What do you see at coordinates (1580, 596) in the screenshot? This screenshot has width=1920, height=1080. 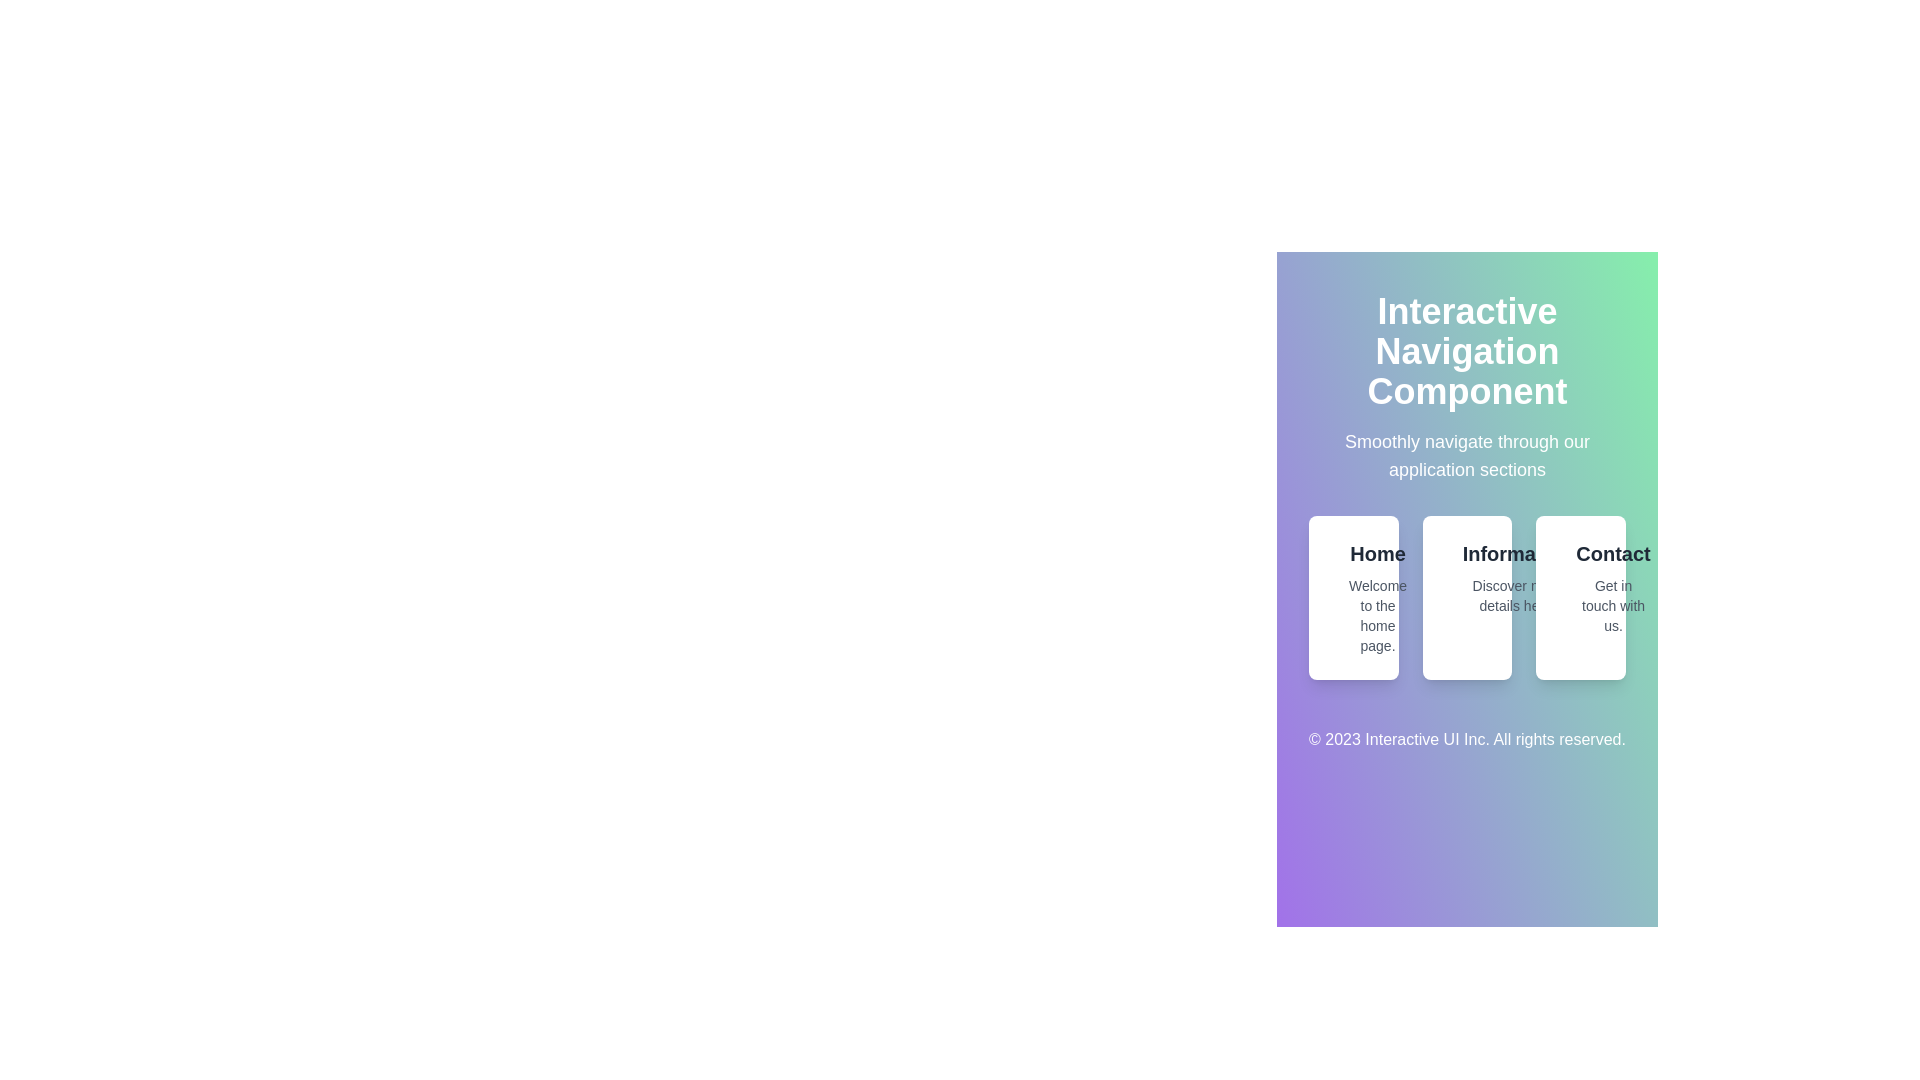 I see `the 'Contact' button-like link card, which has a white background, rounded corners, and contains the title 'Contact' in bold black text` at bounding box center [1580, 596].